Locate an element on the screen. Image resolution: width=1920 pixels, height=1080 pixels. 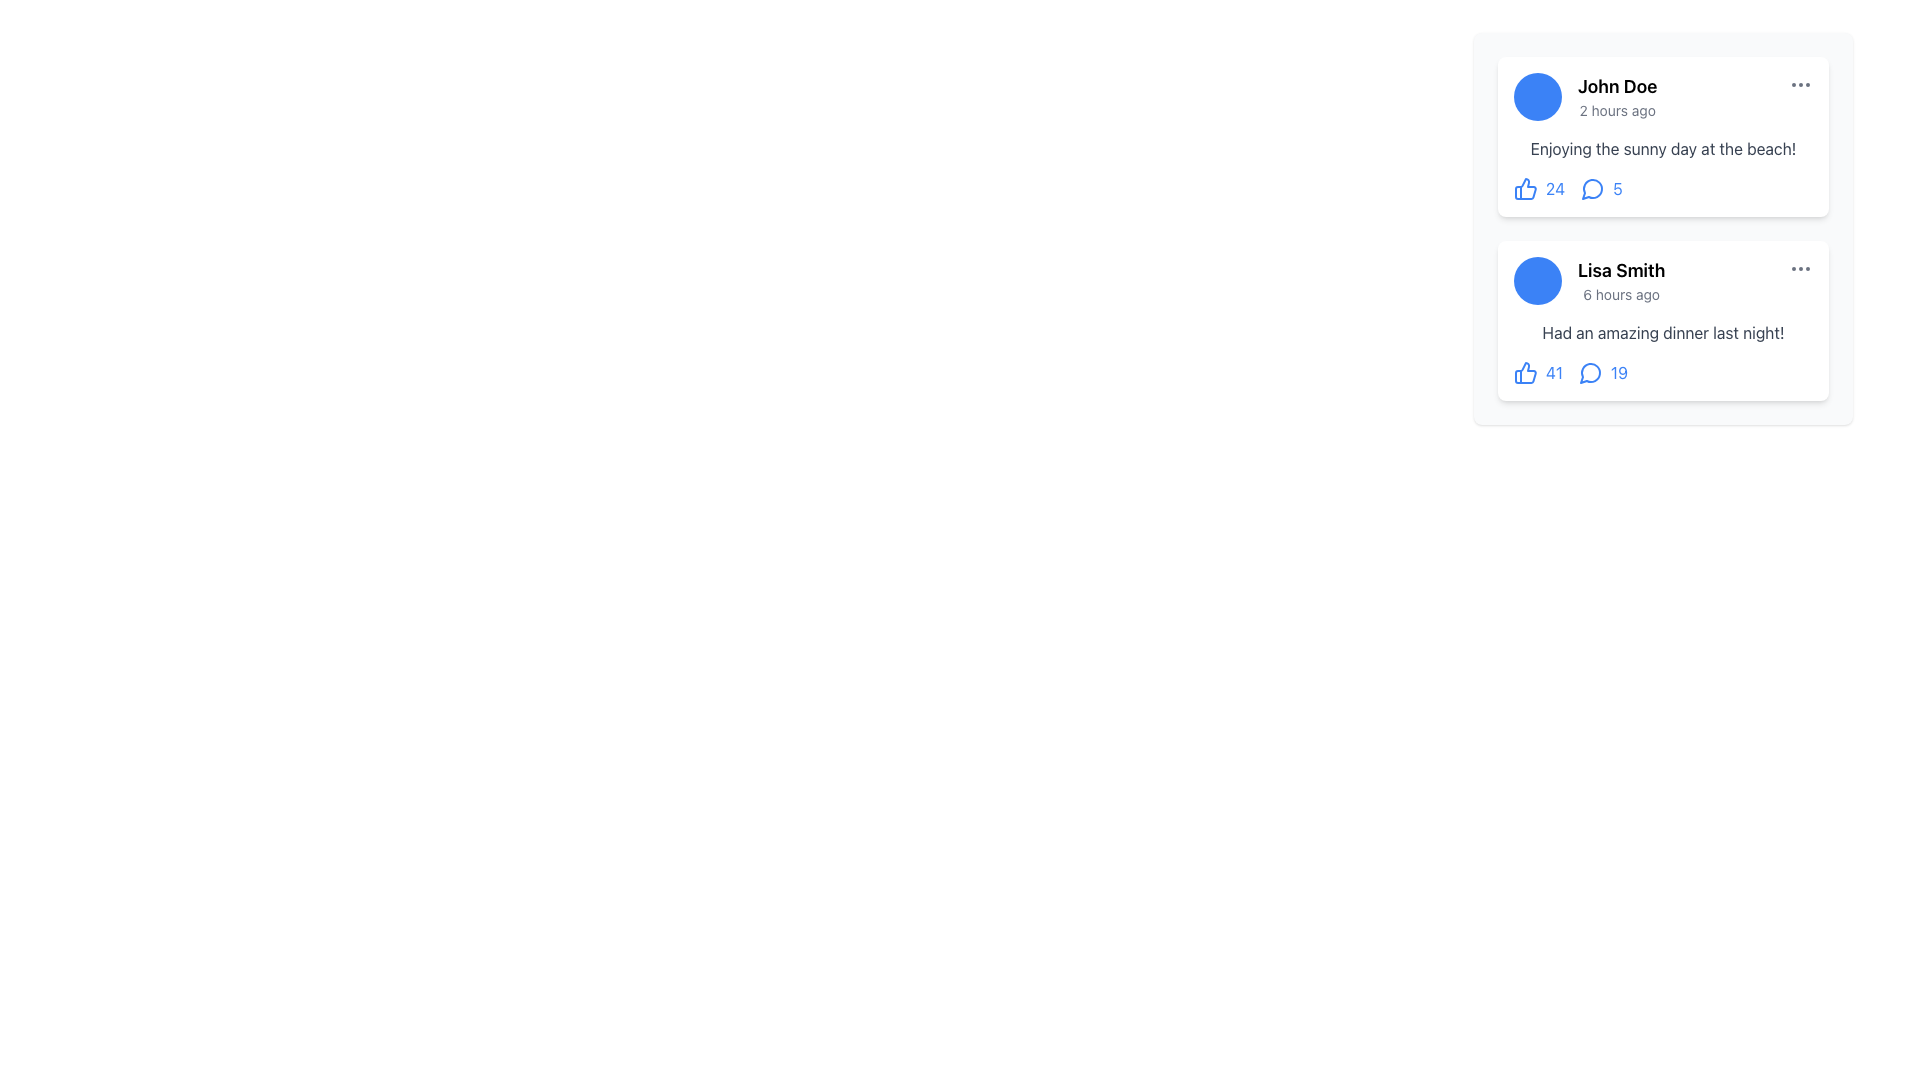
the interactive button that features a thumbs-up icon and the numeric value '41' for keyboard navigation is located at coordinates (1537, 373).